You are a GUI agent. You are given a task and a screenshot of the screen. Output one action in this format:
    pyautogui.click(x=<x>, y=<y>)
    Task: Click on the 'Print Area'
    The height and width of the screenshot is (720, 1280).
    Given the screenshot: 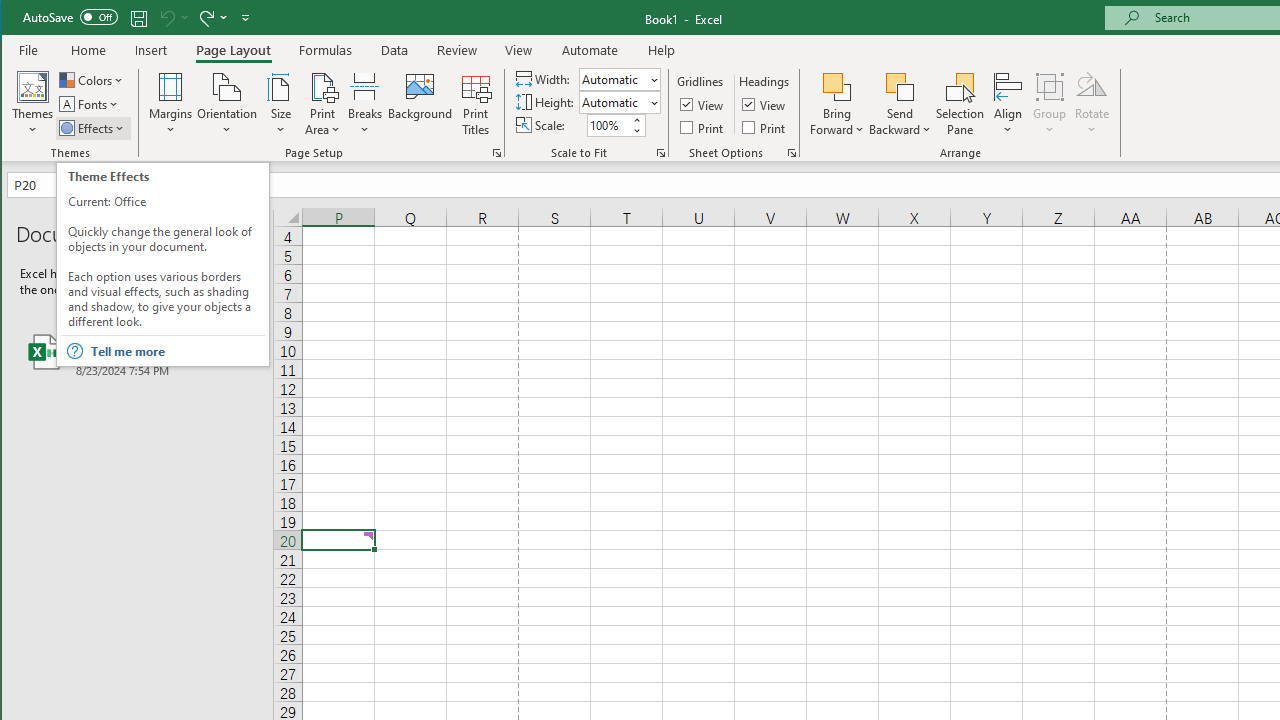 What is the action you would take?
    pyautogui.click(x=323, y=104)
    